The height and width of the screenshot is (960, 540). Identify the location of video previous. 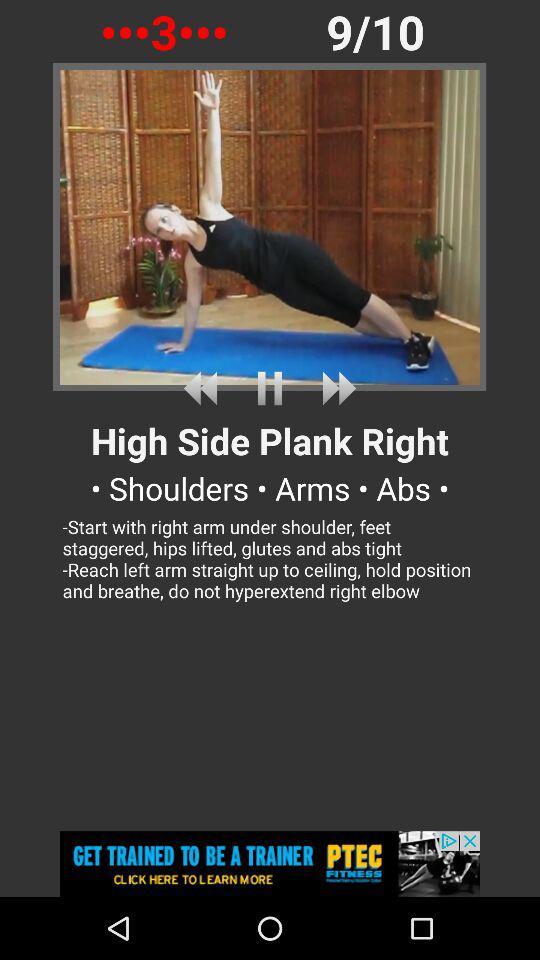
(203, 387).